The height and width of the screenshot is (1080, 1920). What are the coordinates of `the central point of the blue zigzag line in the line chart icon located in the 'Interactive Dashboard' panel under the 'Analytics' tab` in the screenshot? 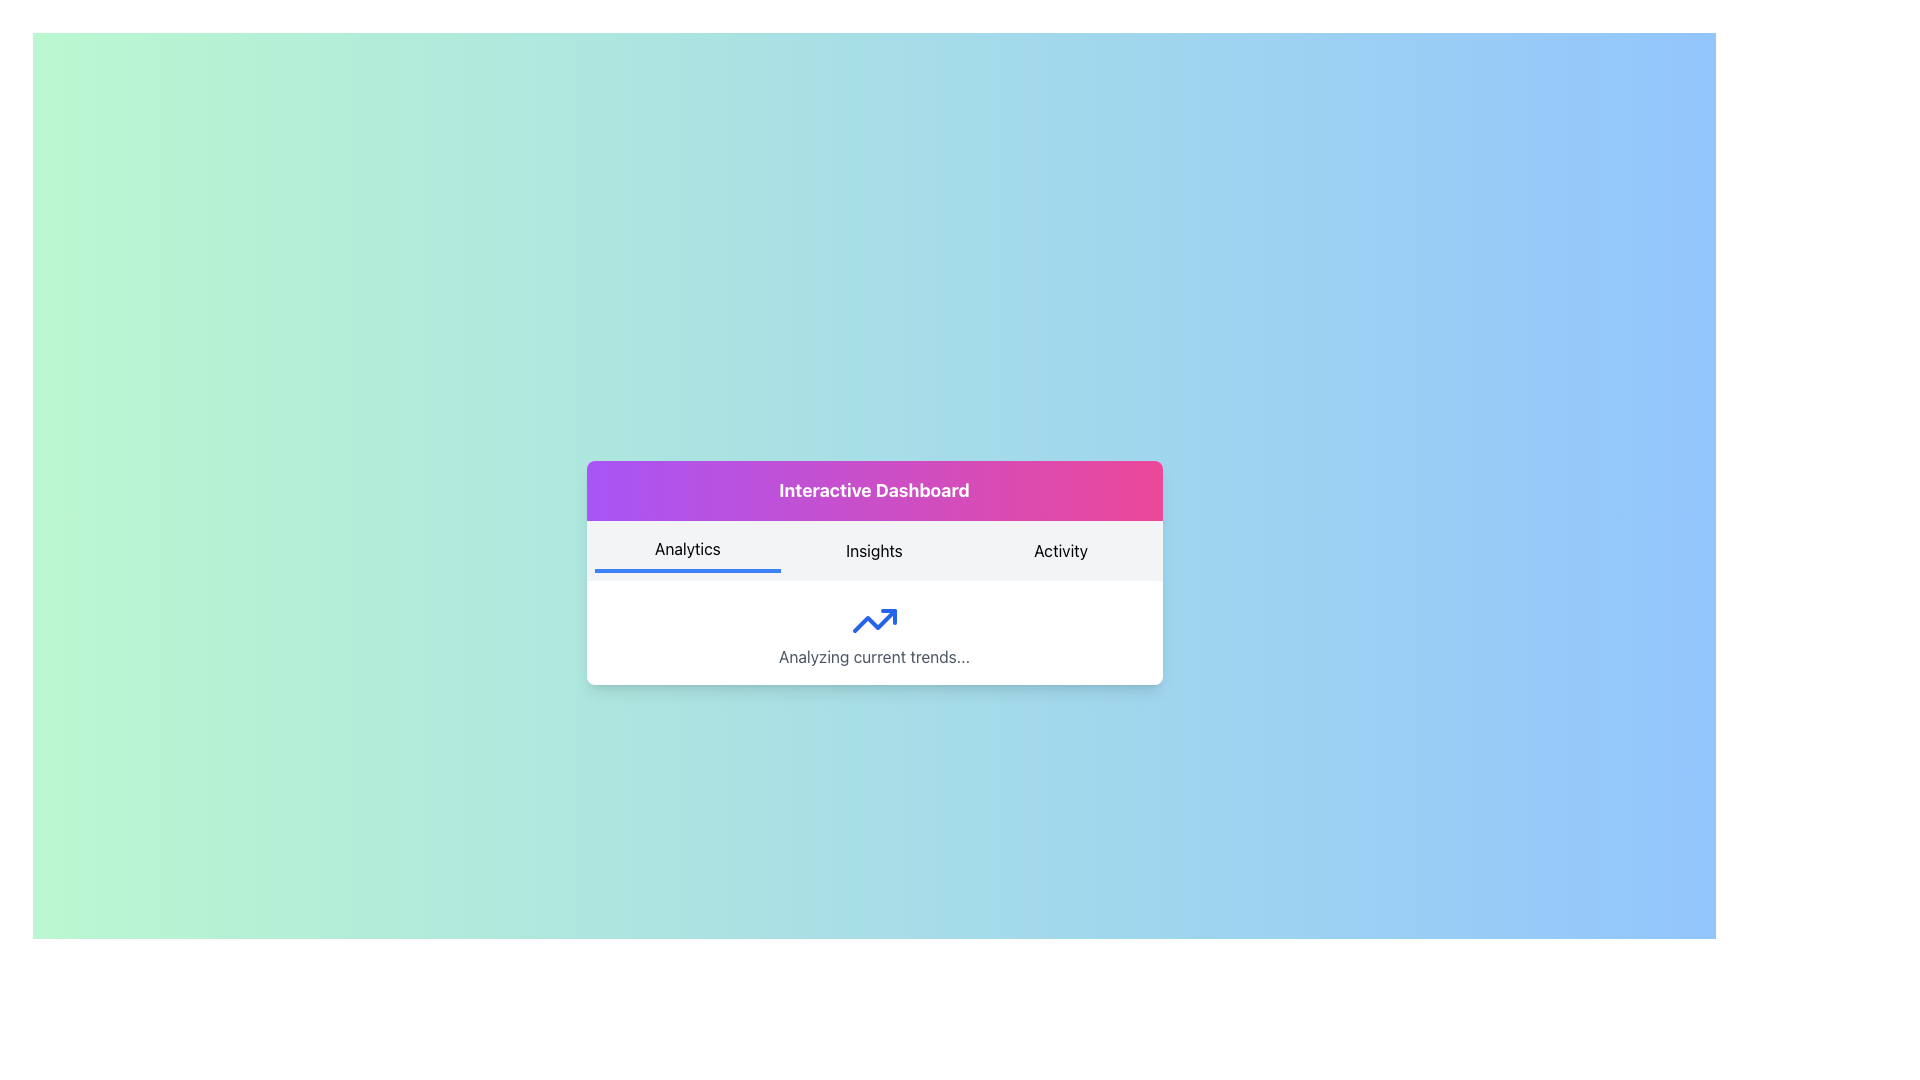 It's located at (874, 620).